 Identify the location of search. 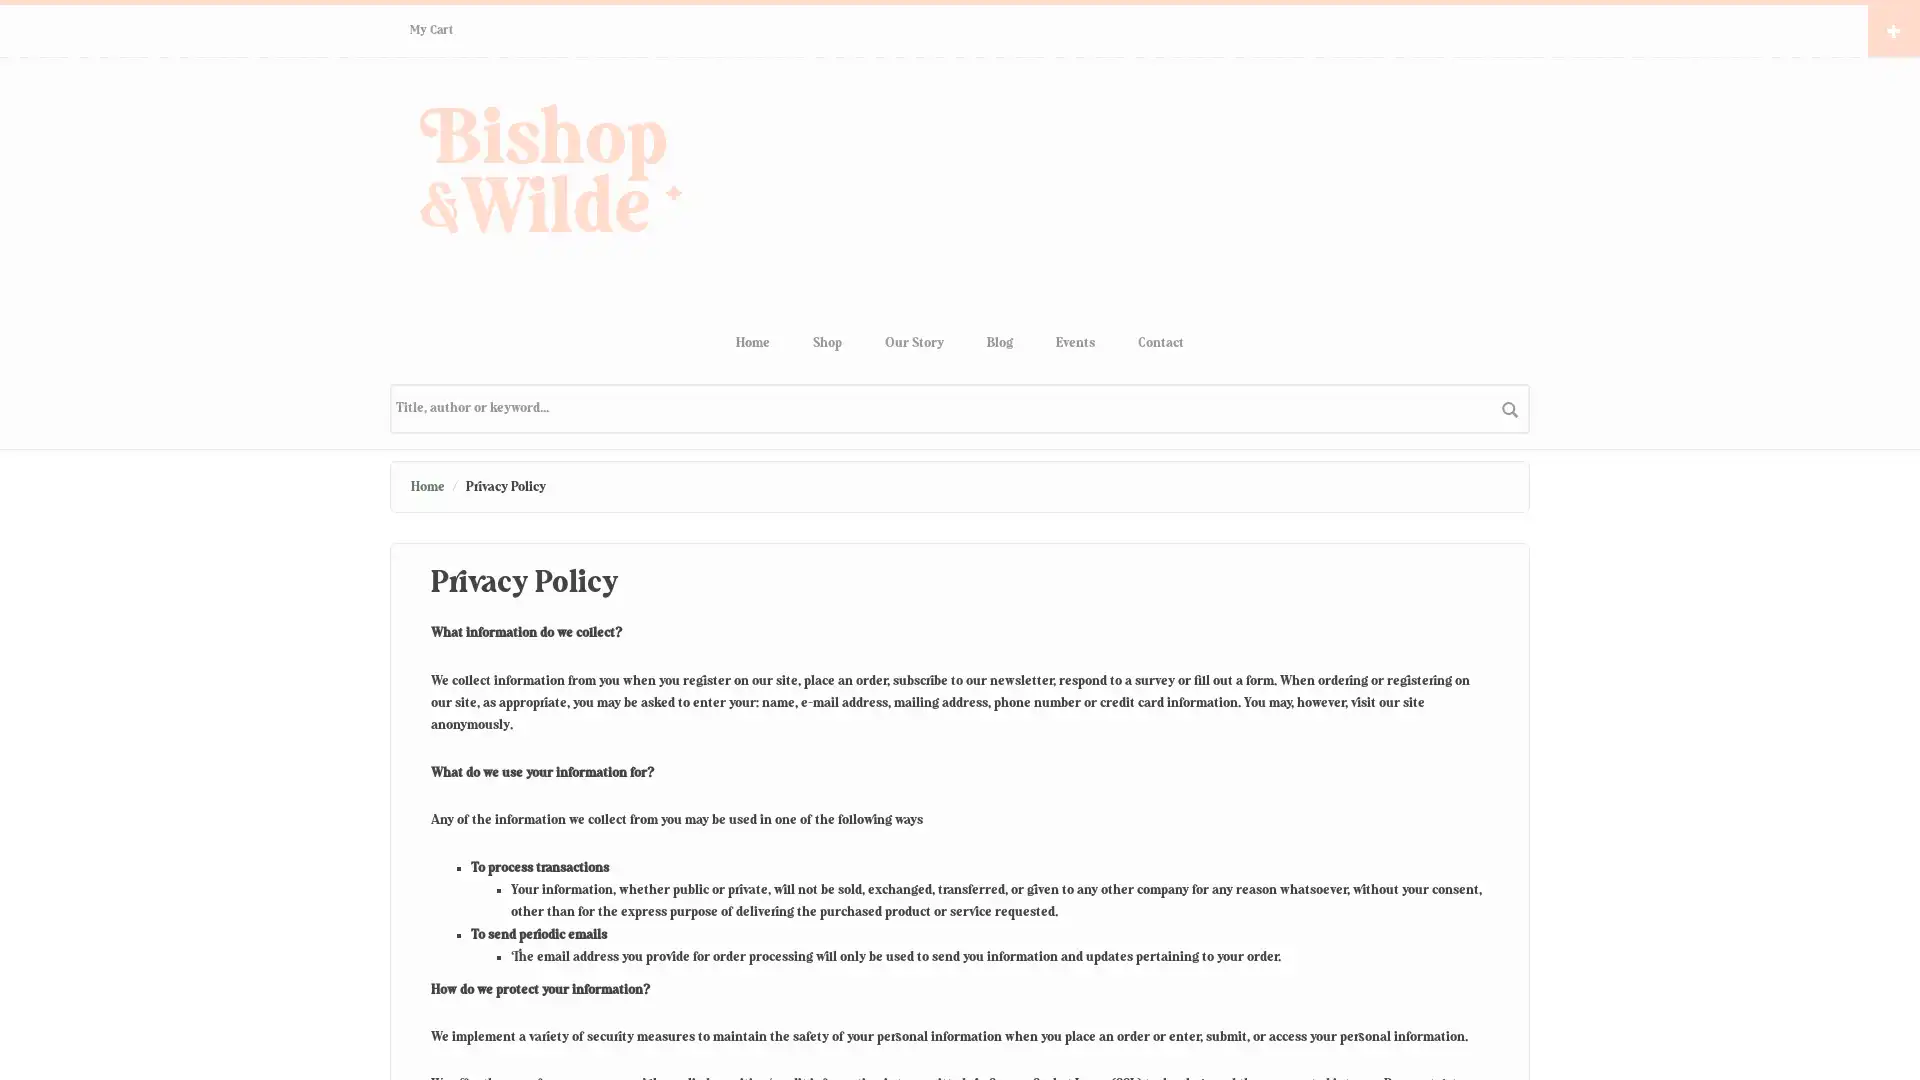
(1510, 407).